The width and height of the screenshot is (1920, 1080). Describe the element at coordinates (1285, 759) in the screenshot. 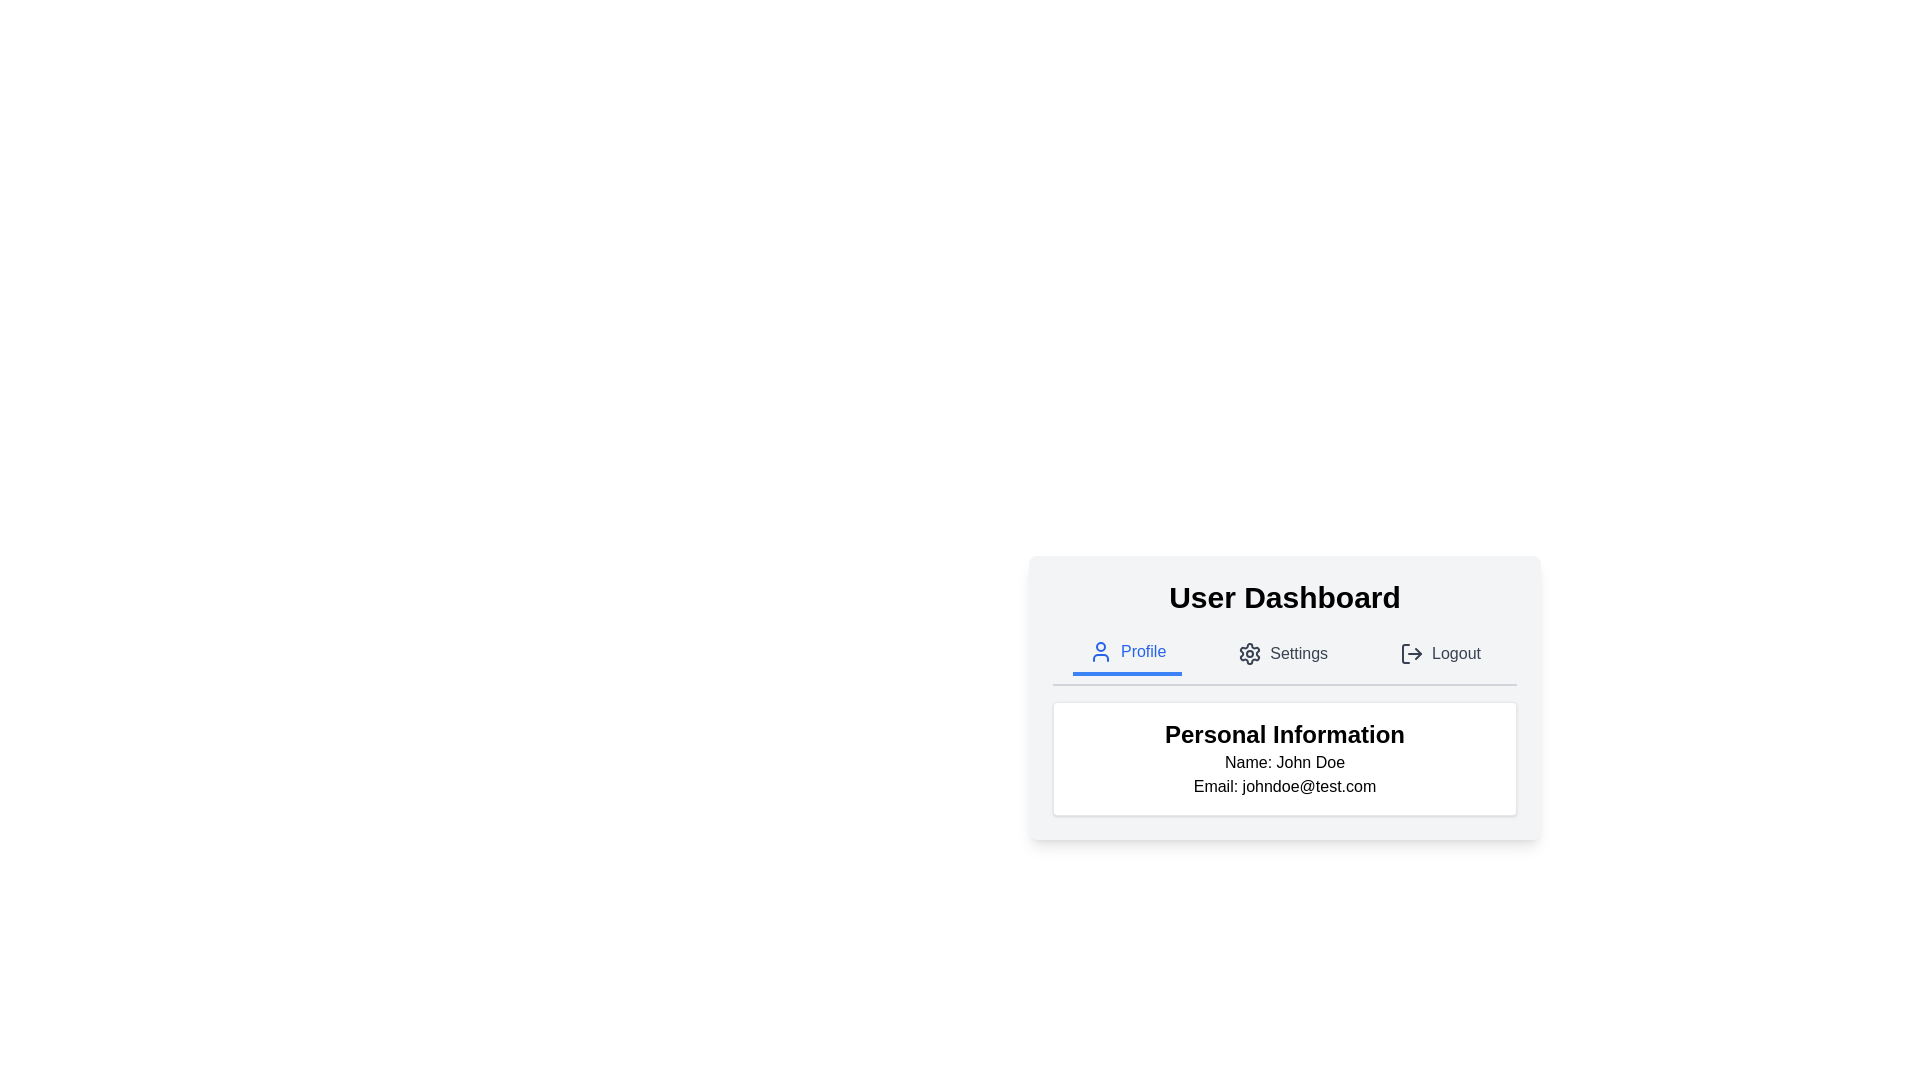

I see `the Information Display Block located in the User Dashboard section, which displays personal details such as the user's name and email address` at that location.